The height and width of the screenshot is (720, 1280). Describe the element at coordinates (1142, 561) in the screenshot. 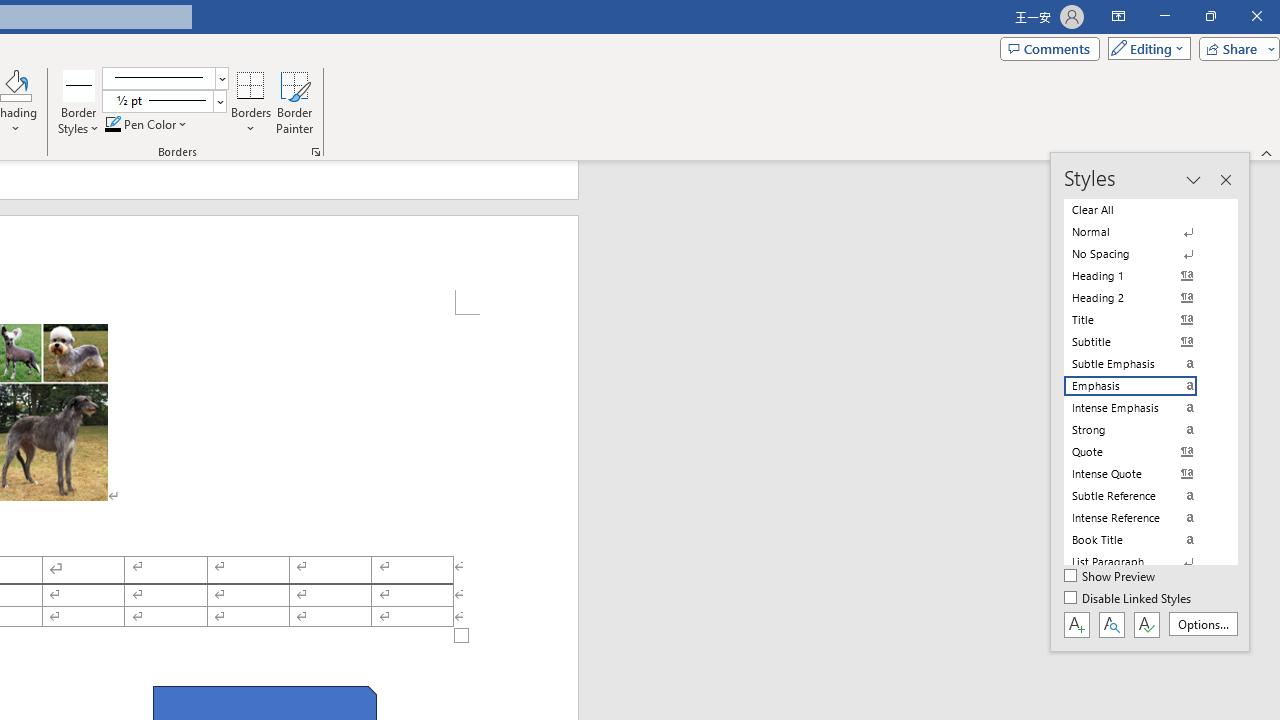

I see `'List Paragraph'` at that location.